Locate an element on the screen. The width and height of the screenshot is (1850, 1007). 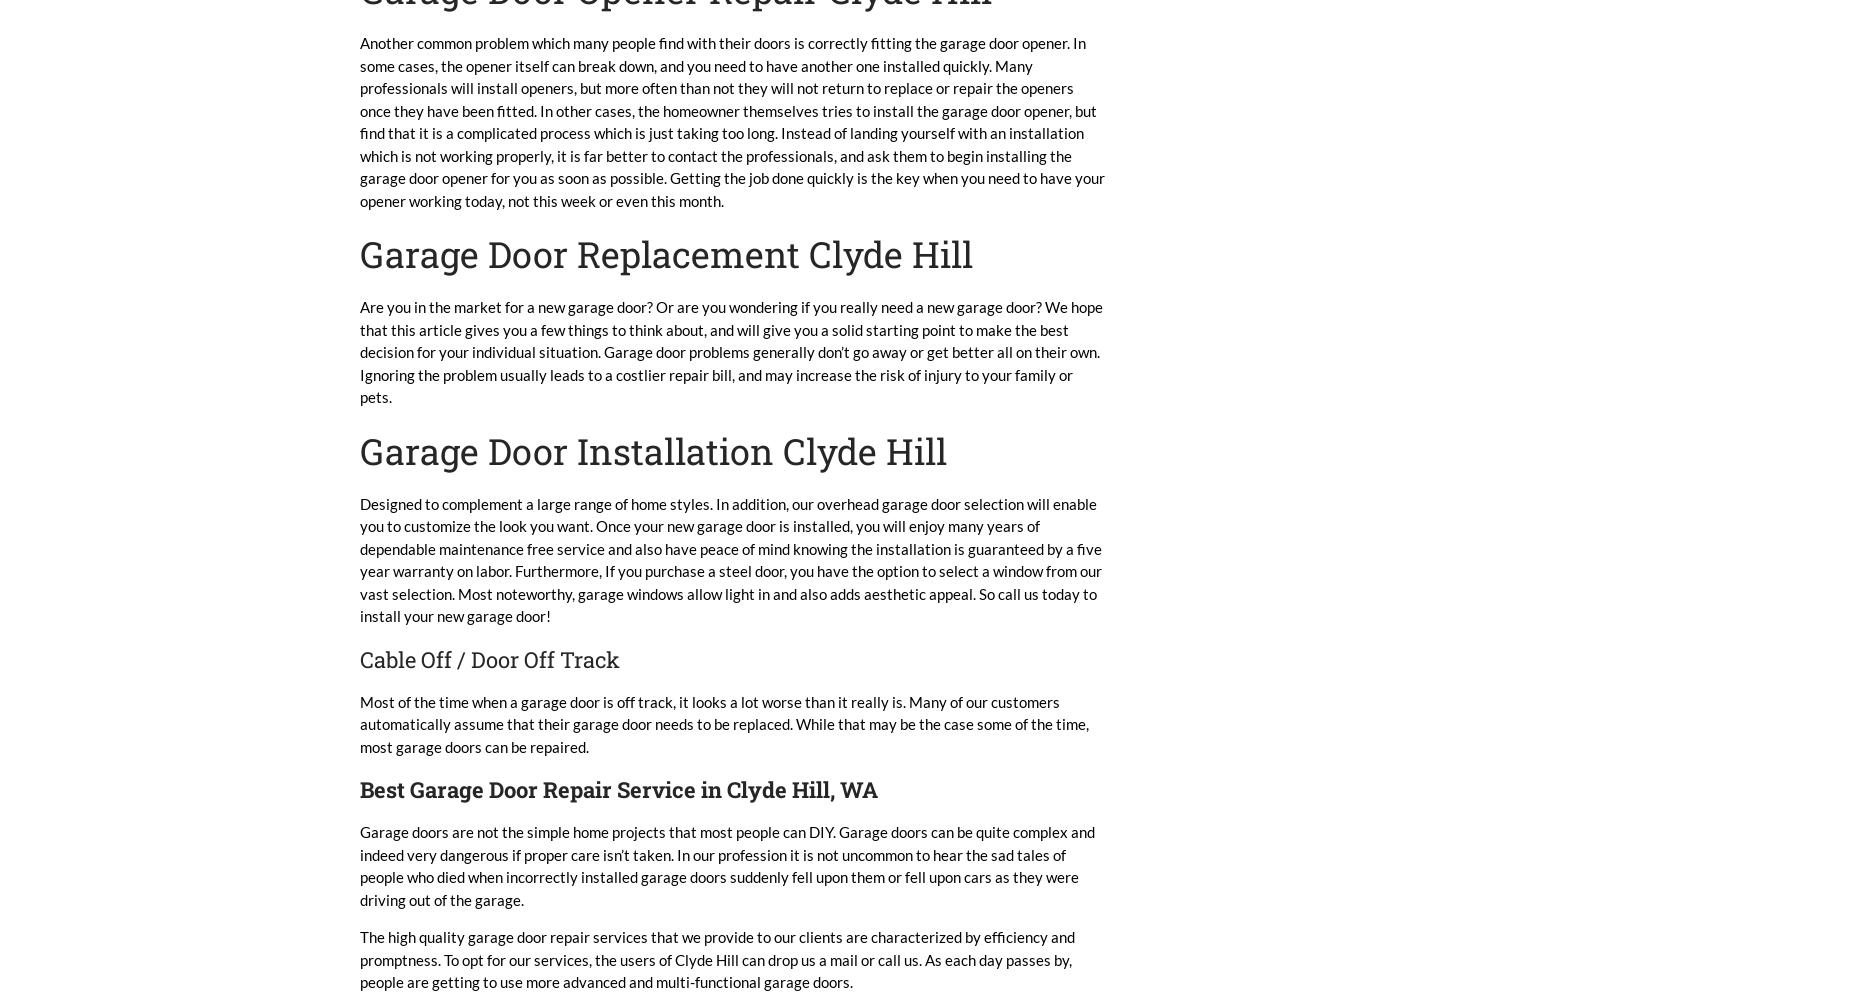
'Garage doors are not the simple home projects that most people can DIY. Garage doors can be quite complex and indeed very dangerous if proper care isn’t taken. In our profession it is not uncommon to hear the sad tales of people who died when incorrectly installed garage doors suddenly fell upon them or fell upon cars as they were driving out of the garage.' is located at coordinates (727, 864).